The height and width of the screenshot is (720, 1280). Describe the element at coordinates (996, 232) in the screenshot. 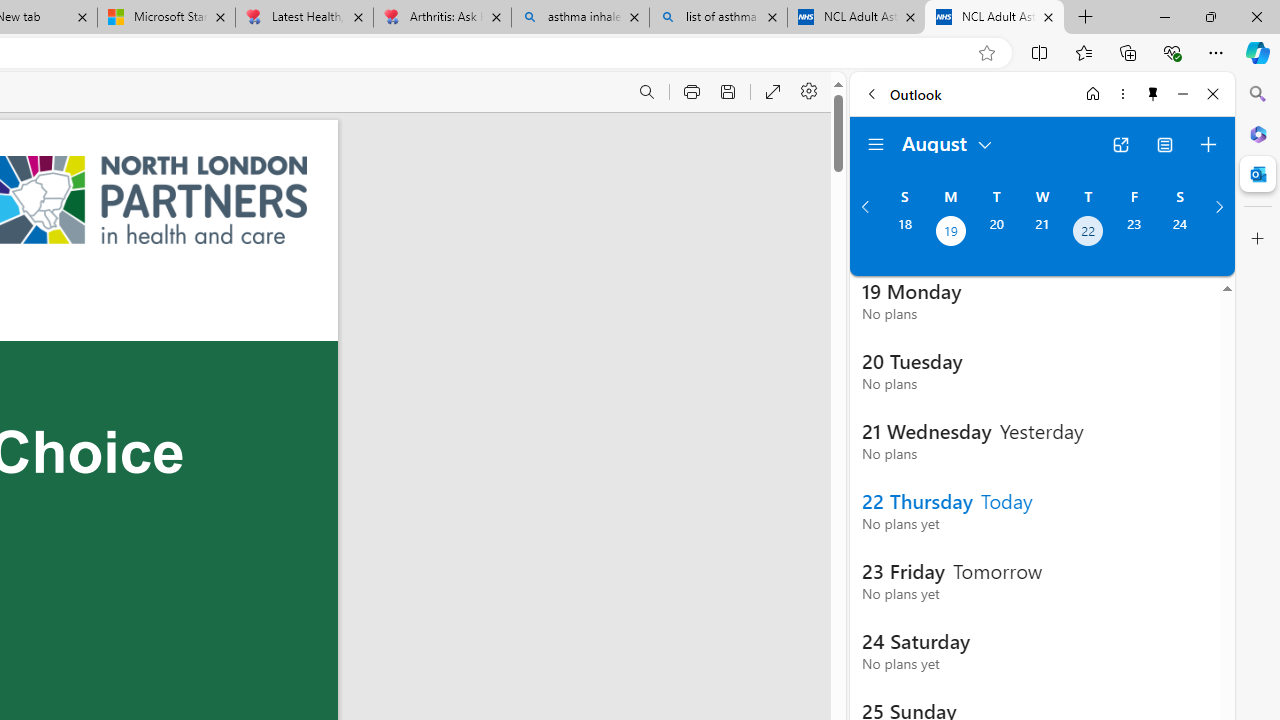

I see `'Tuesday, August 20, 2024. '` at that location.